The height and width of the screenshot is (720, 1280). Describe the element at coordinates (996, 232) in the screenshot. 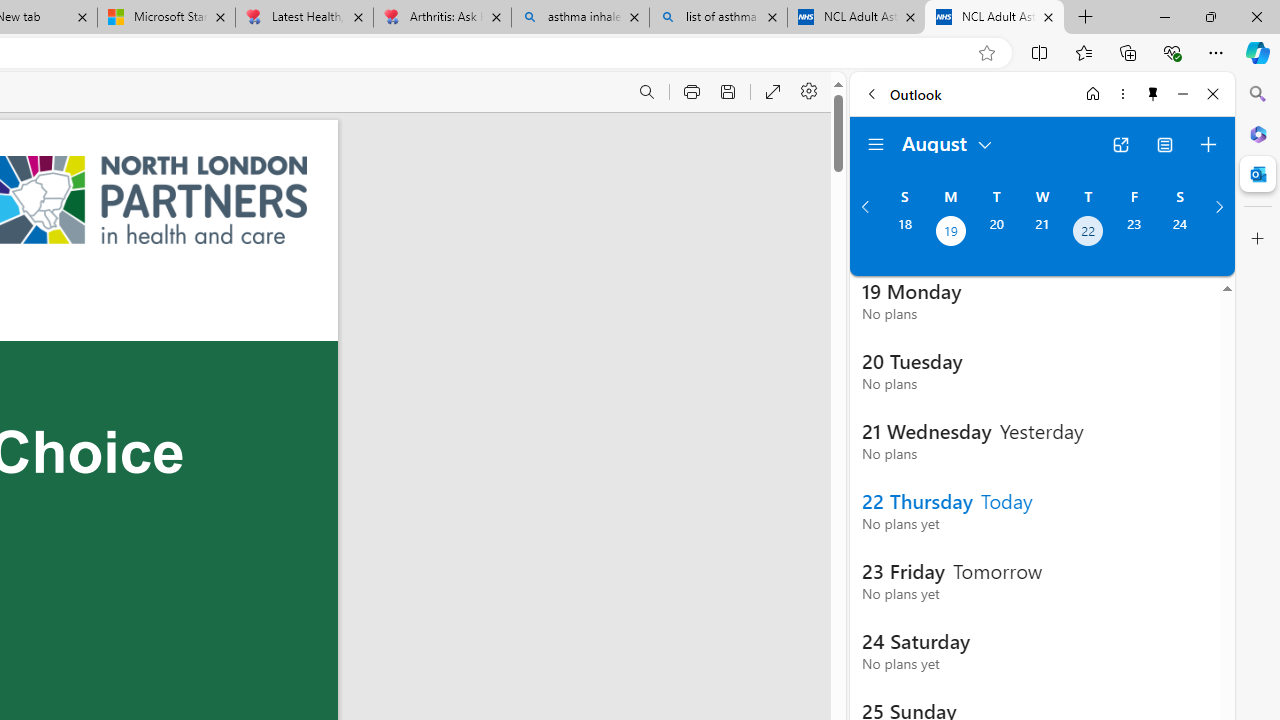

I see `'Tuesday, August 20, 2024. '` at that location.